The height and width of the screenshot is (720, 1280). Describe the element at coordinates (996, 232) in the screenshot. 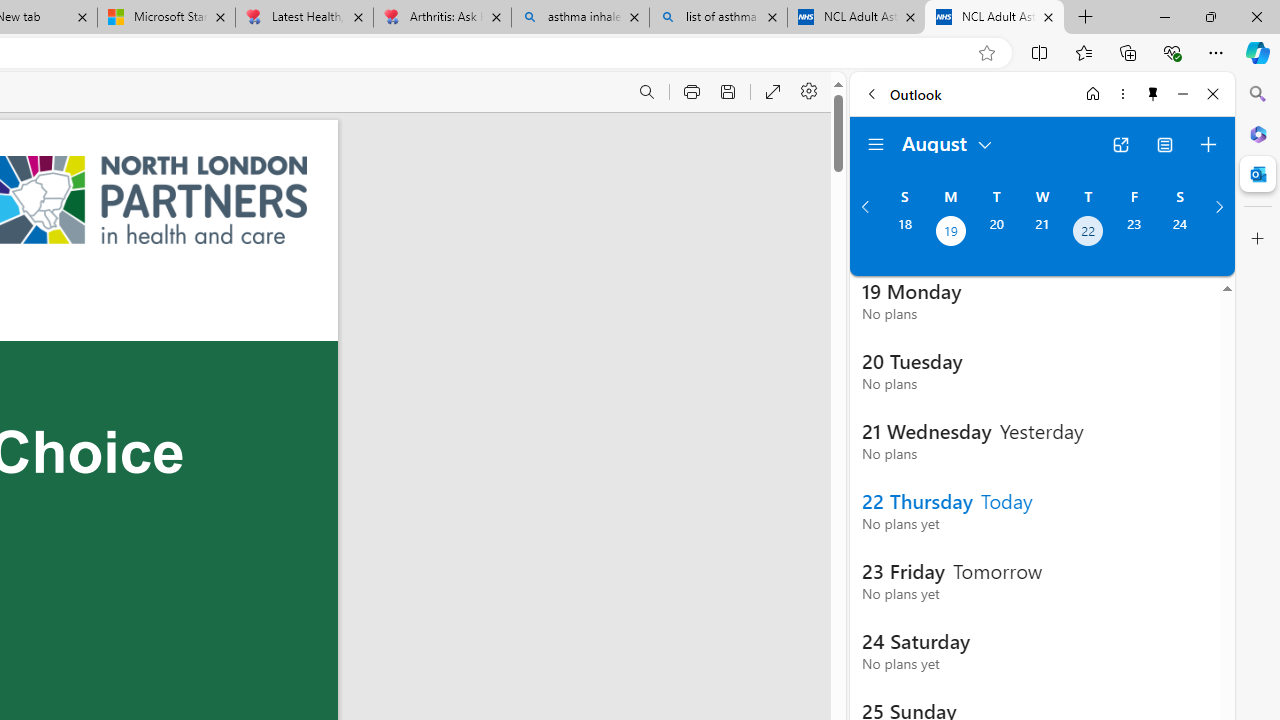

I see `'Tuesday, August 20, 2024. '` at that location.